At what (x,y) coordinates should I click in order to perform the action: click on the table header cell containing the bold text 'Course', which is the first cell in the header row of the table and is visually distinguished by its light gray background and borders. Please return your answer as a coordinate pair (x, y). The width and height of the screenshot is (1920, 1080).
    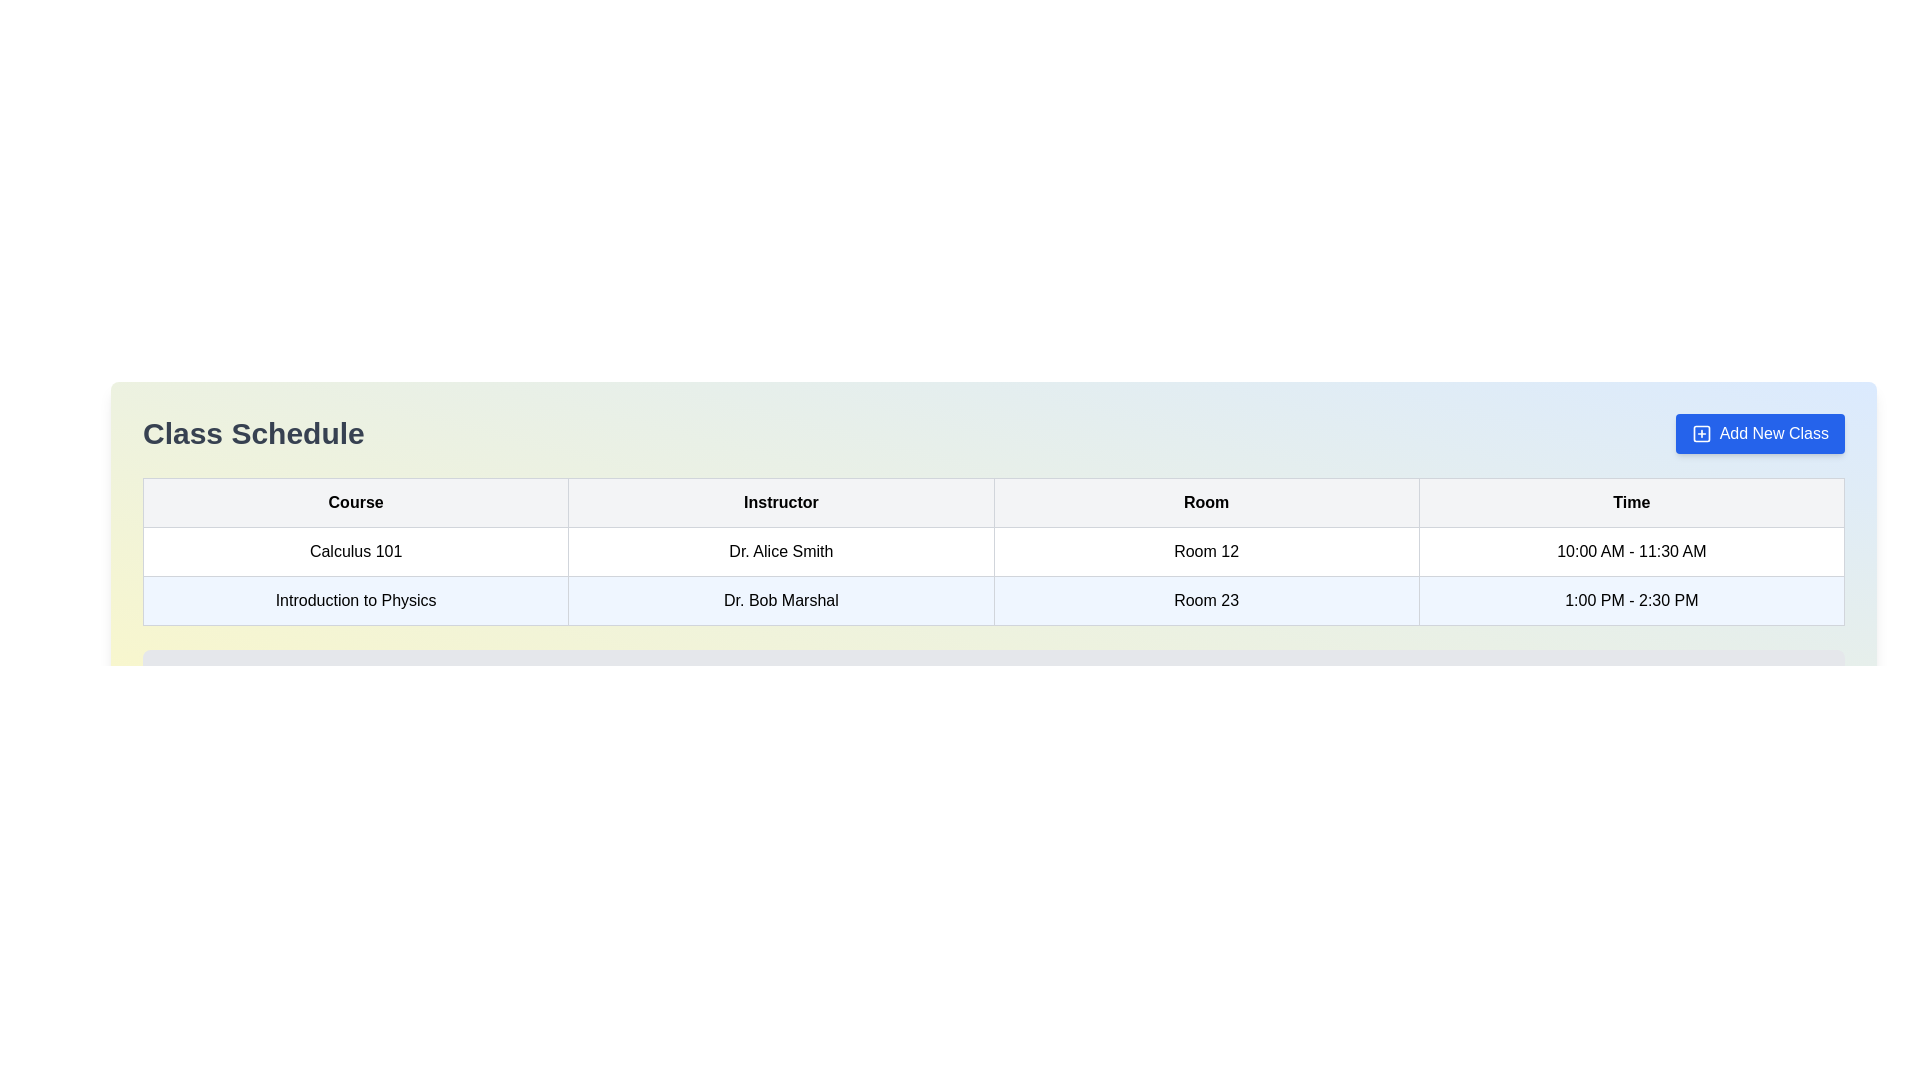
    Looking at the image, I should click on (356, 501).